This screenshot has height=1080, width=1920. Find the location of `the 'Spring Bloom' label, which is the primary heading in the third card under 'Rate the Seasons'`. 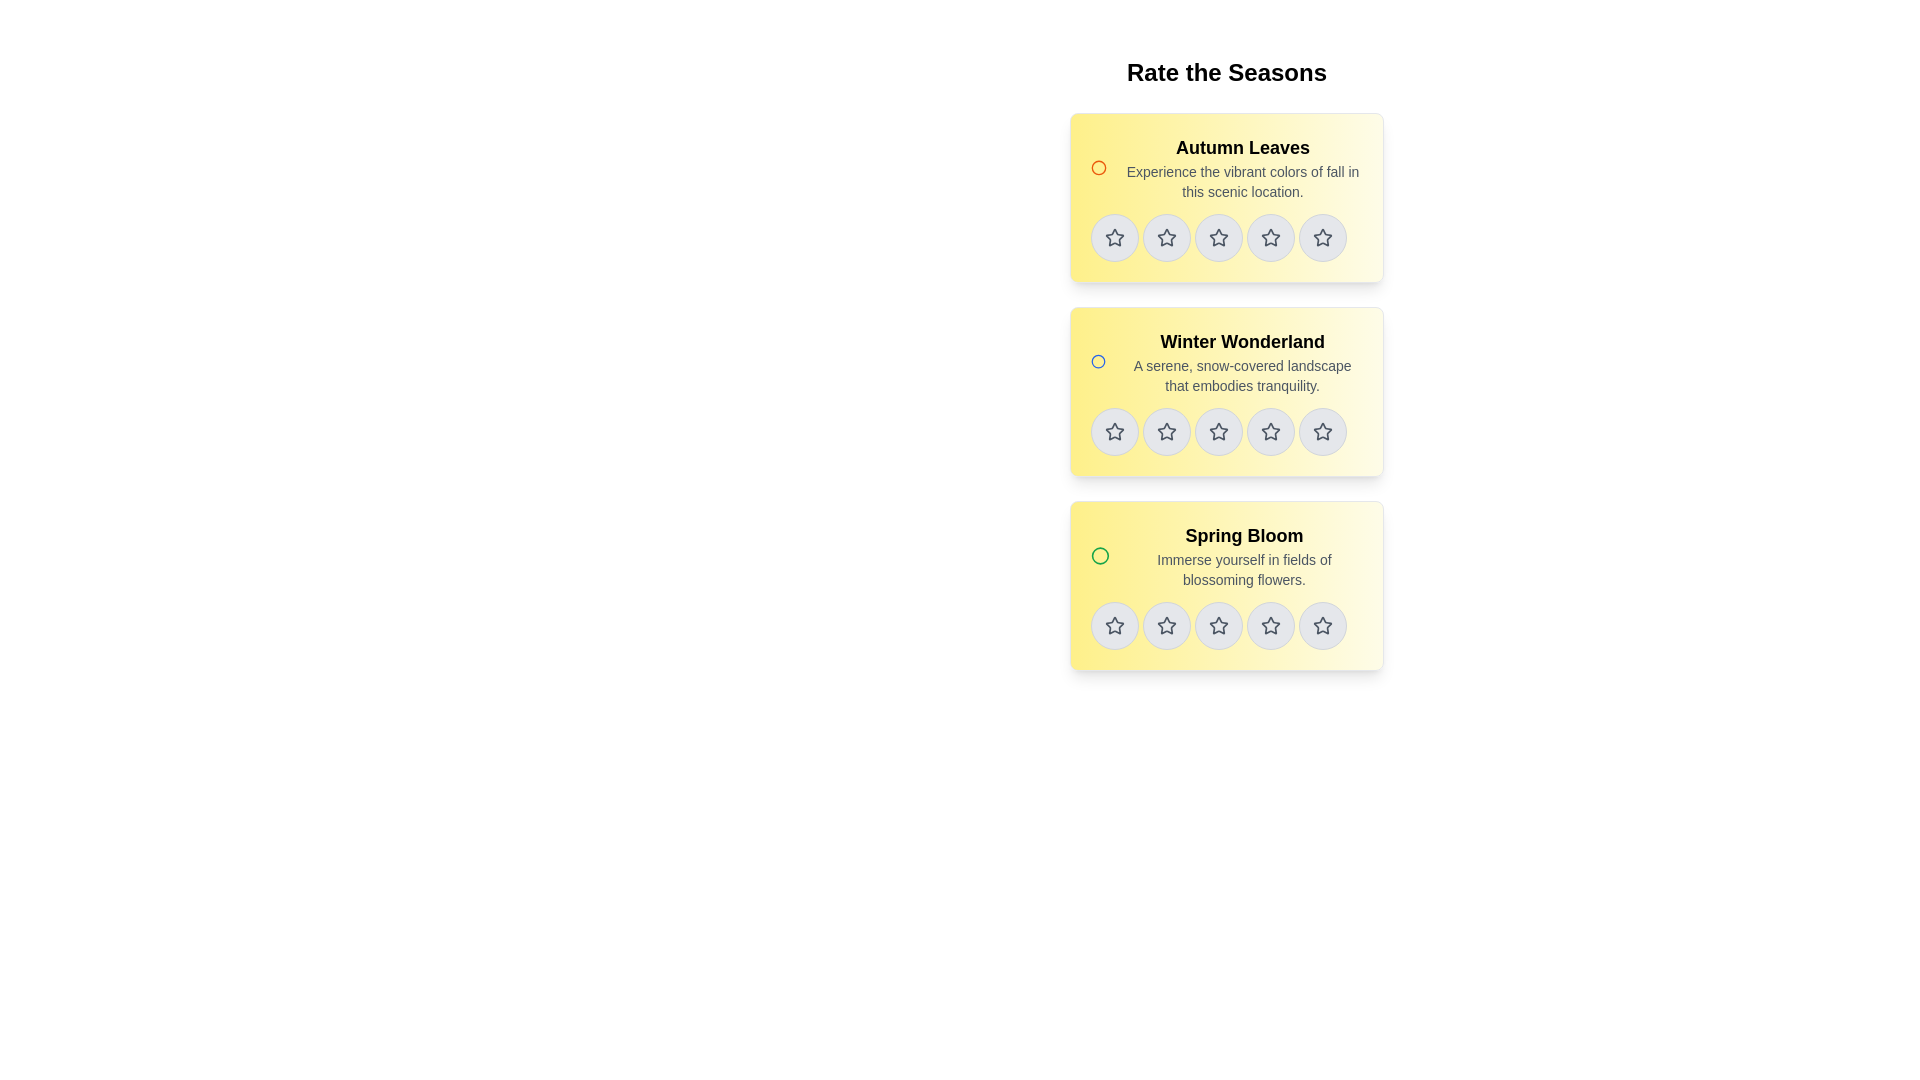

the 'Spring Bloom' label, which is the primary heading in the third card under 'Rate the Seasons' is located at coordinates (1243, 535).